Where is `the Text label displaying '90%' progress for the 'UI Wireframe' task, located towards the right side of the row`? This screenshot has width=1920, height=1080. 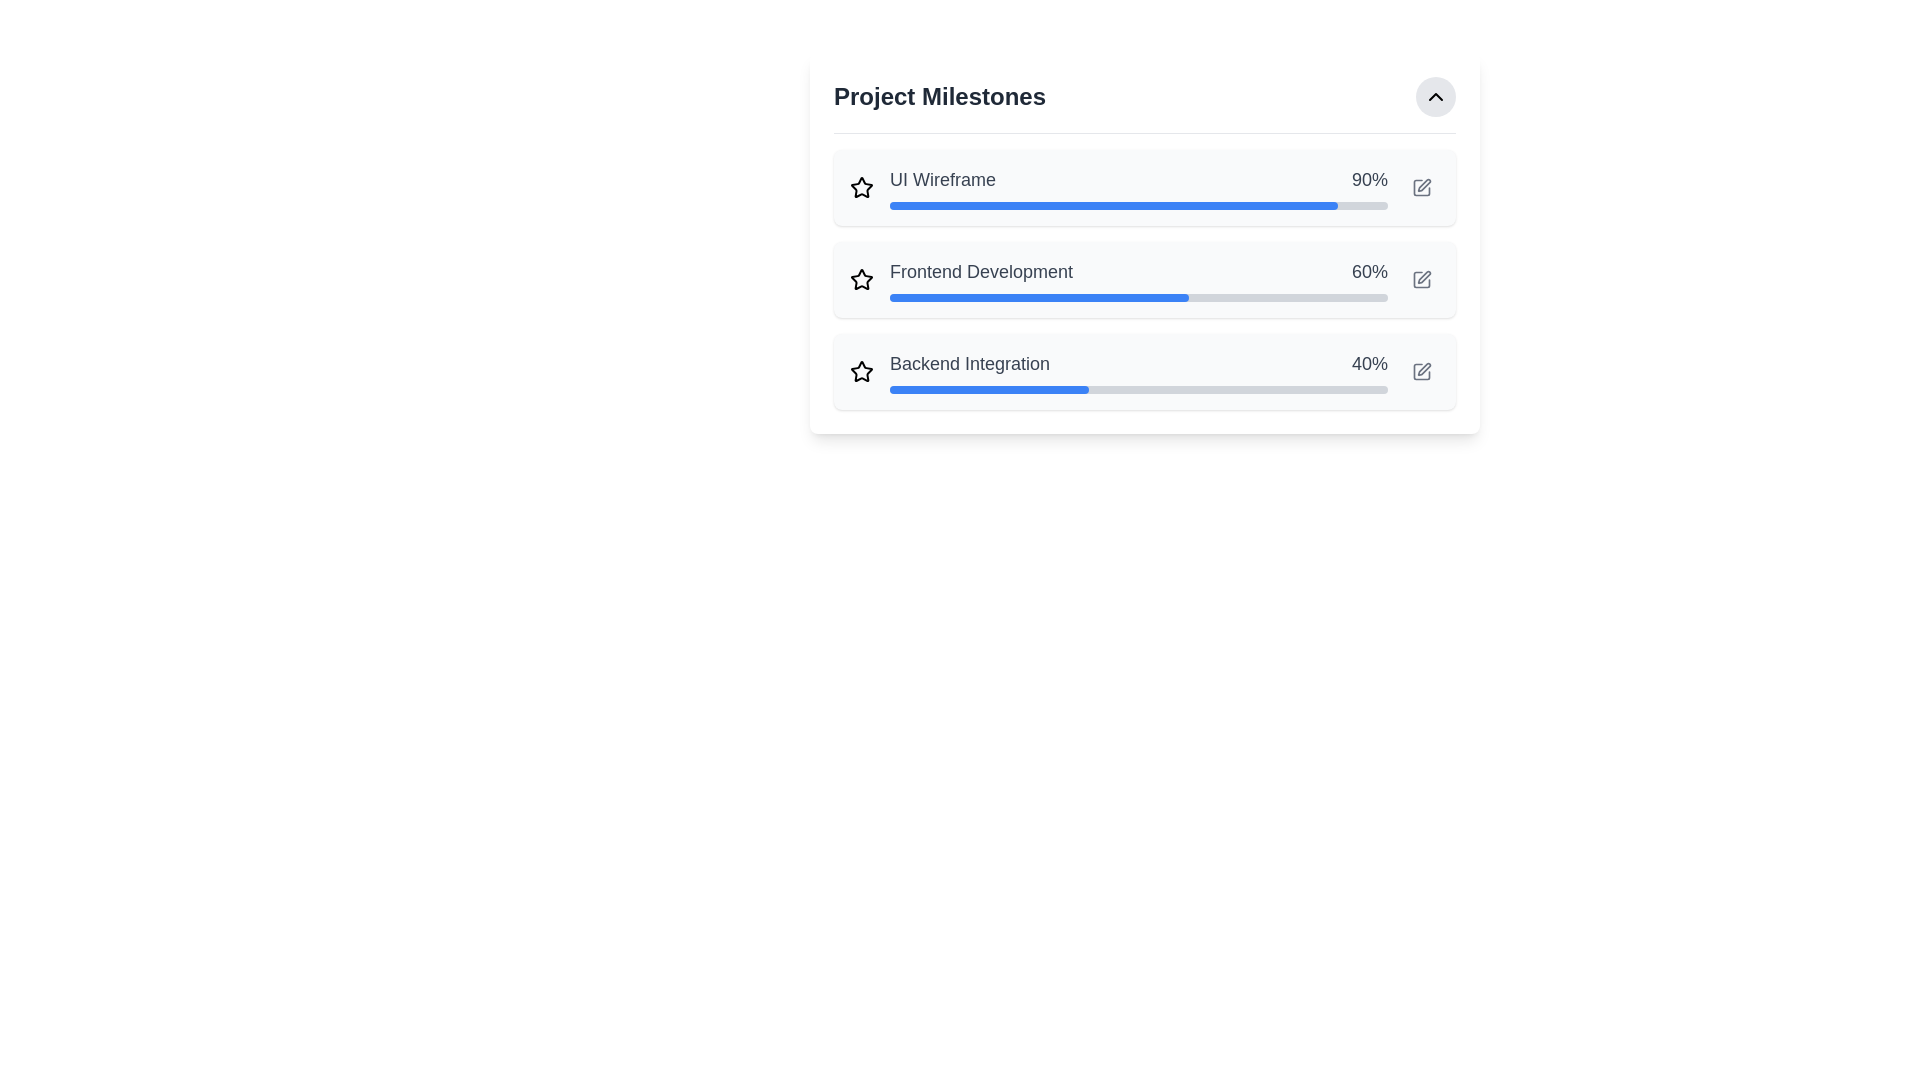
the Text label displaying '90%' progress for the 'UI Wireframe' task, located towards the right side of the row is located at coordinates (1368, 180).